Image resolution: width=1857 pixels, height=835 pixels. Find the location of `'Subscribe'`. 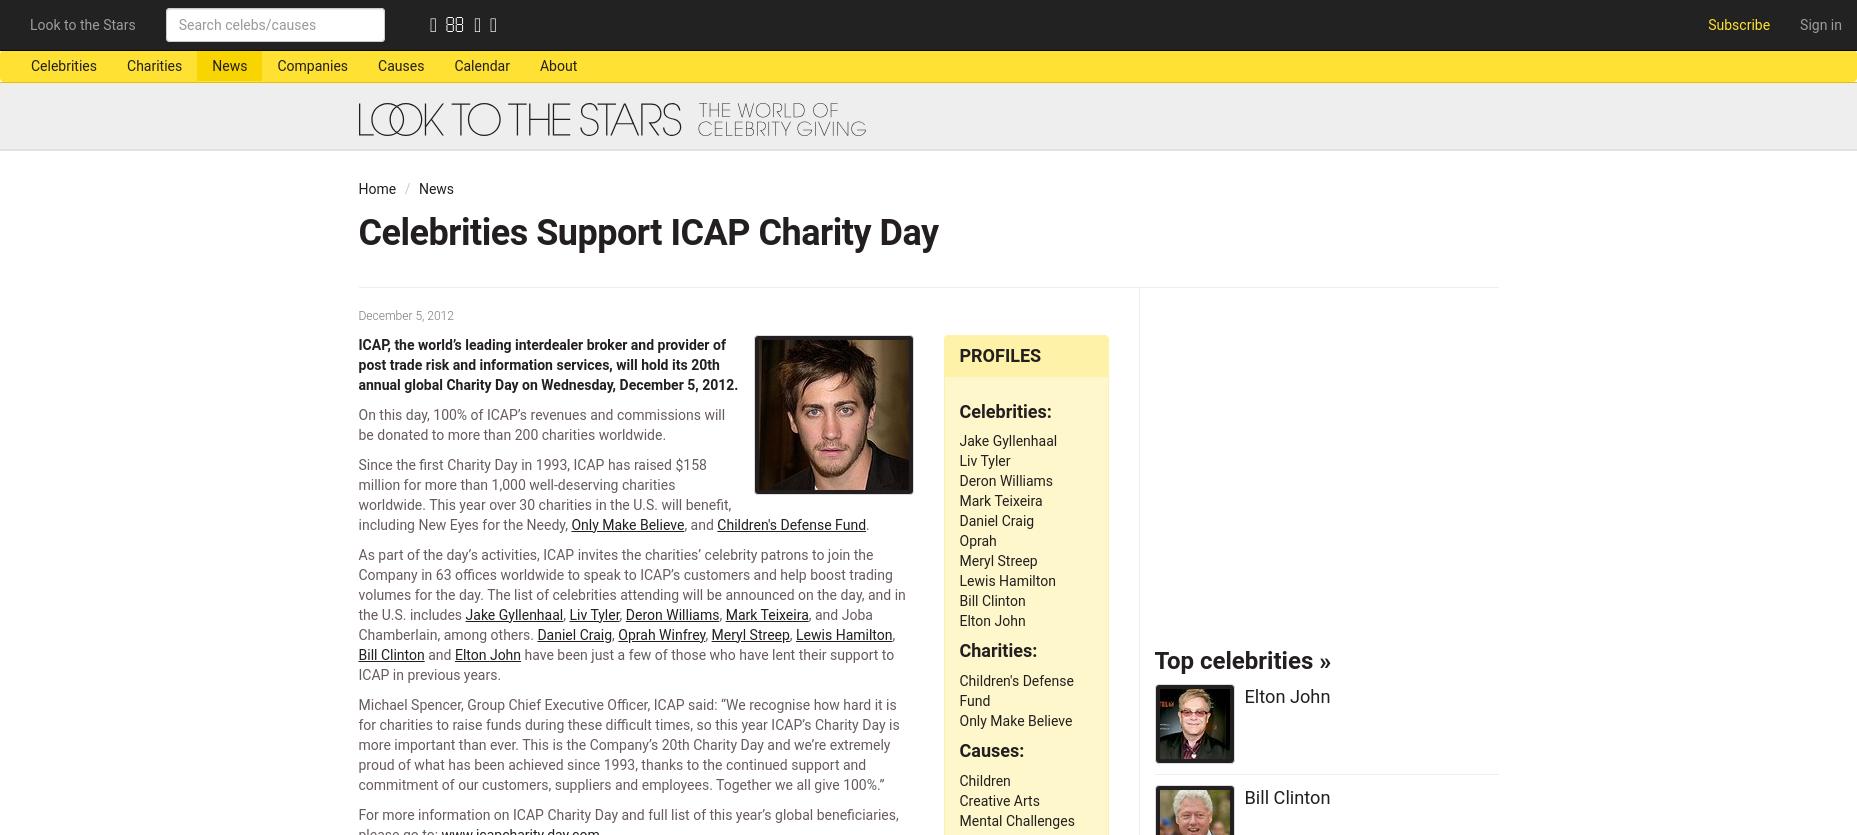

'Subscribe' is located at coordinates (1738, 24).